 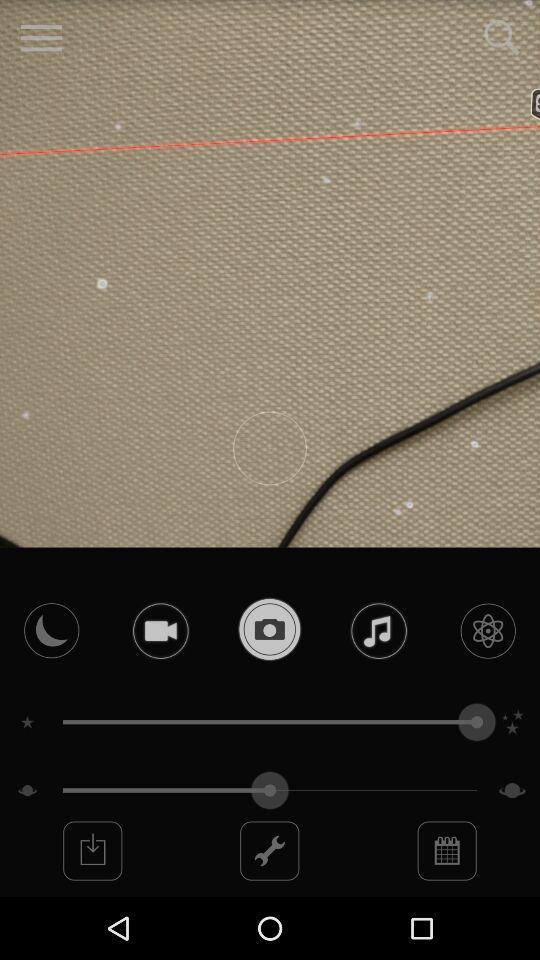 What do you see at coordinates (447, 910) in the screenshot?
I see `the more icon` at bounding box center [447, 910].